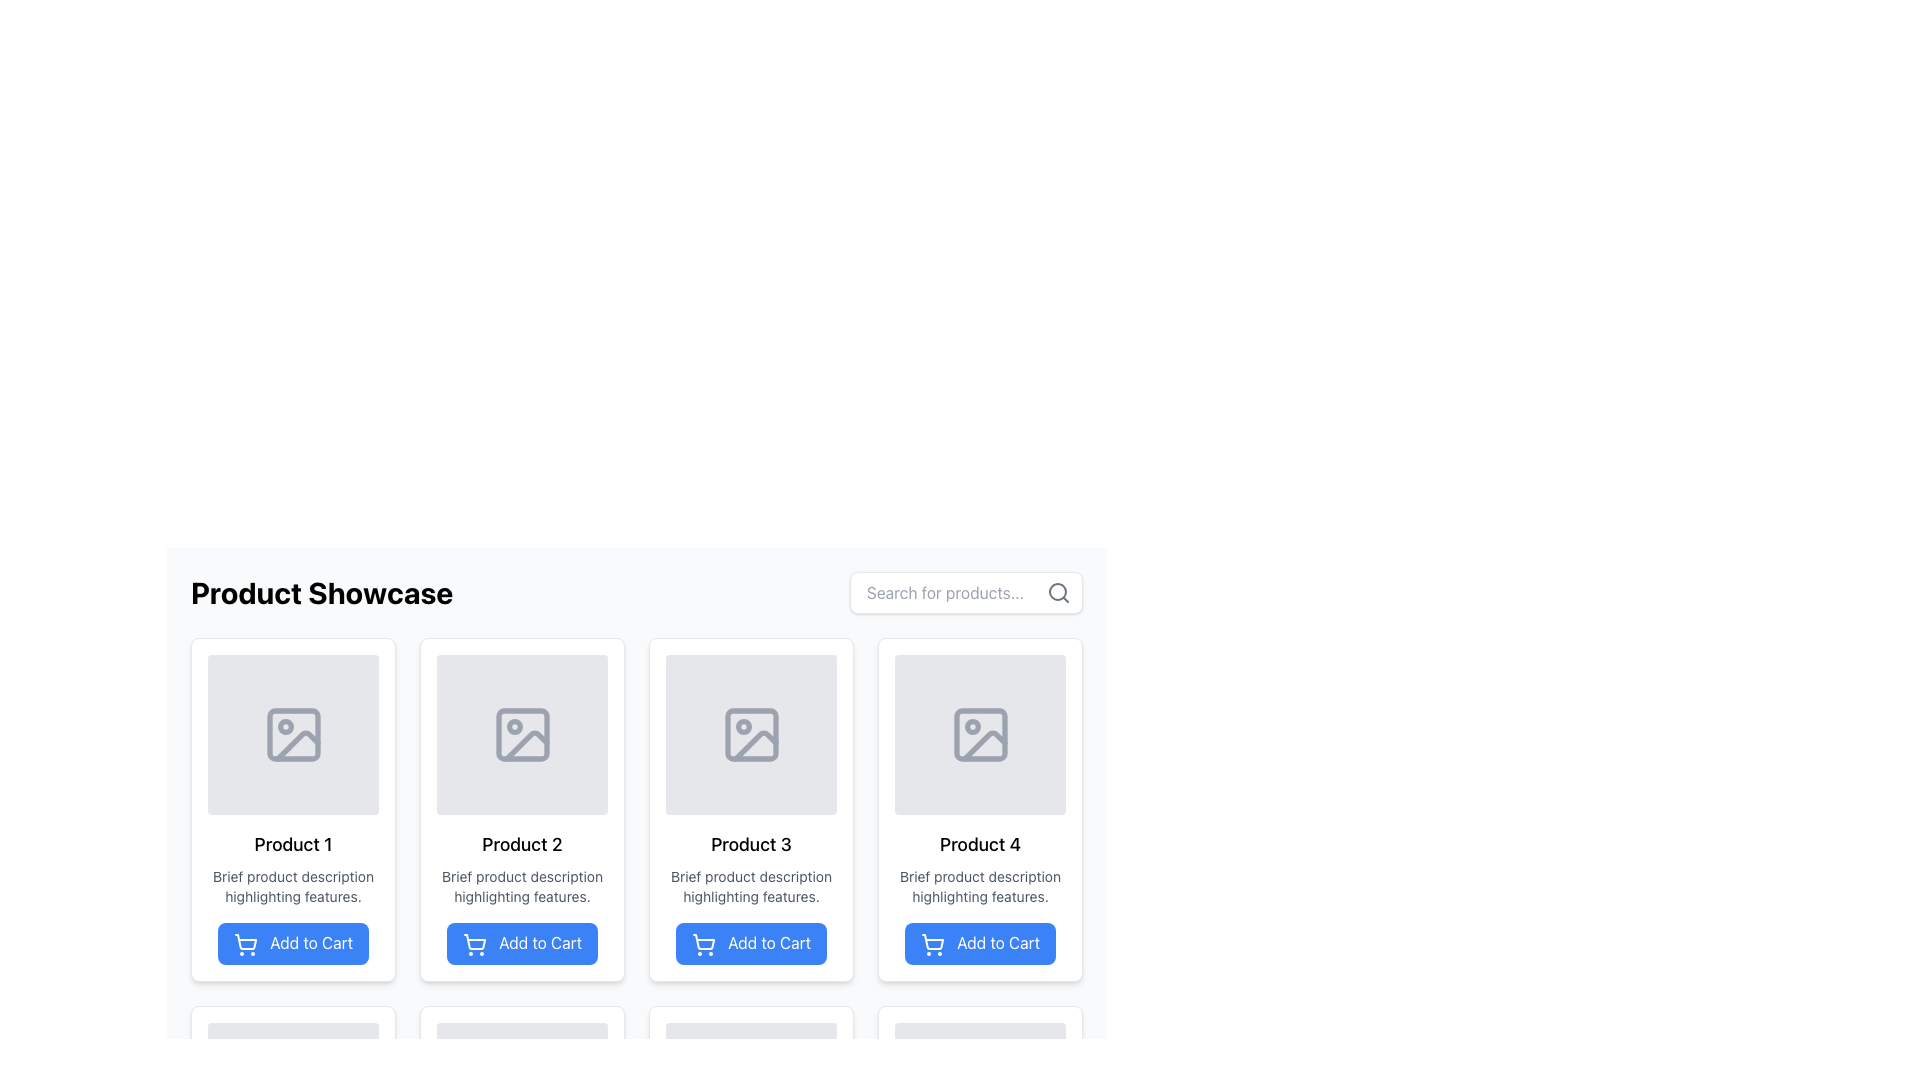  What do you see at coordinates (703, 944) in the screenshot?
I see `the 'Add to Cart' button containing the shopping cart icon located within the third product card in the 'Product Showcase' section` at bounding box center [703, 944].